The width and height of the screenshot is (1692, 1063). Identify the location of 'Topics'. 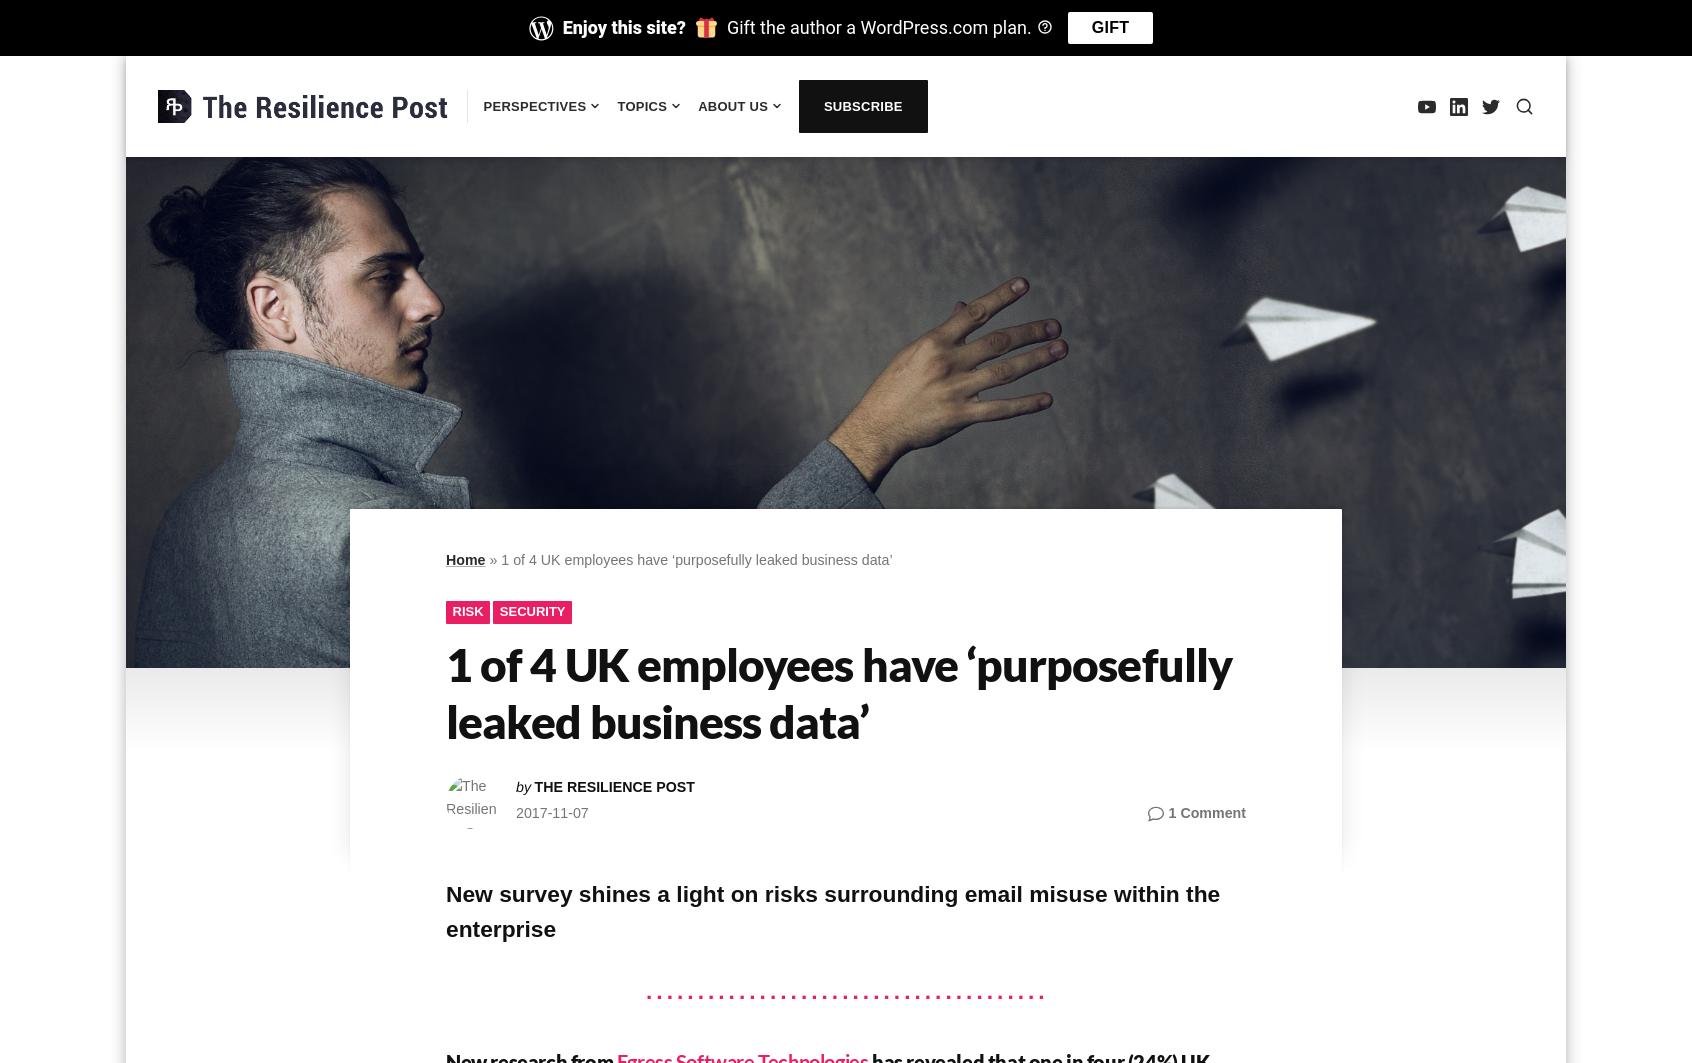
(616, 105).